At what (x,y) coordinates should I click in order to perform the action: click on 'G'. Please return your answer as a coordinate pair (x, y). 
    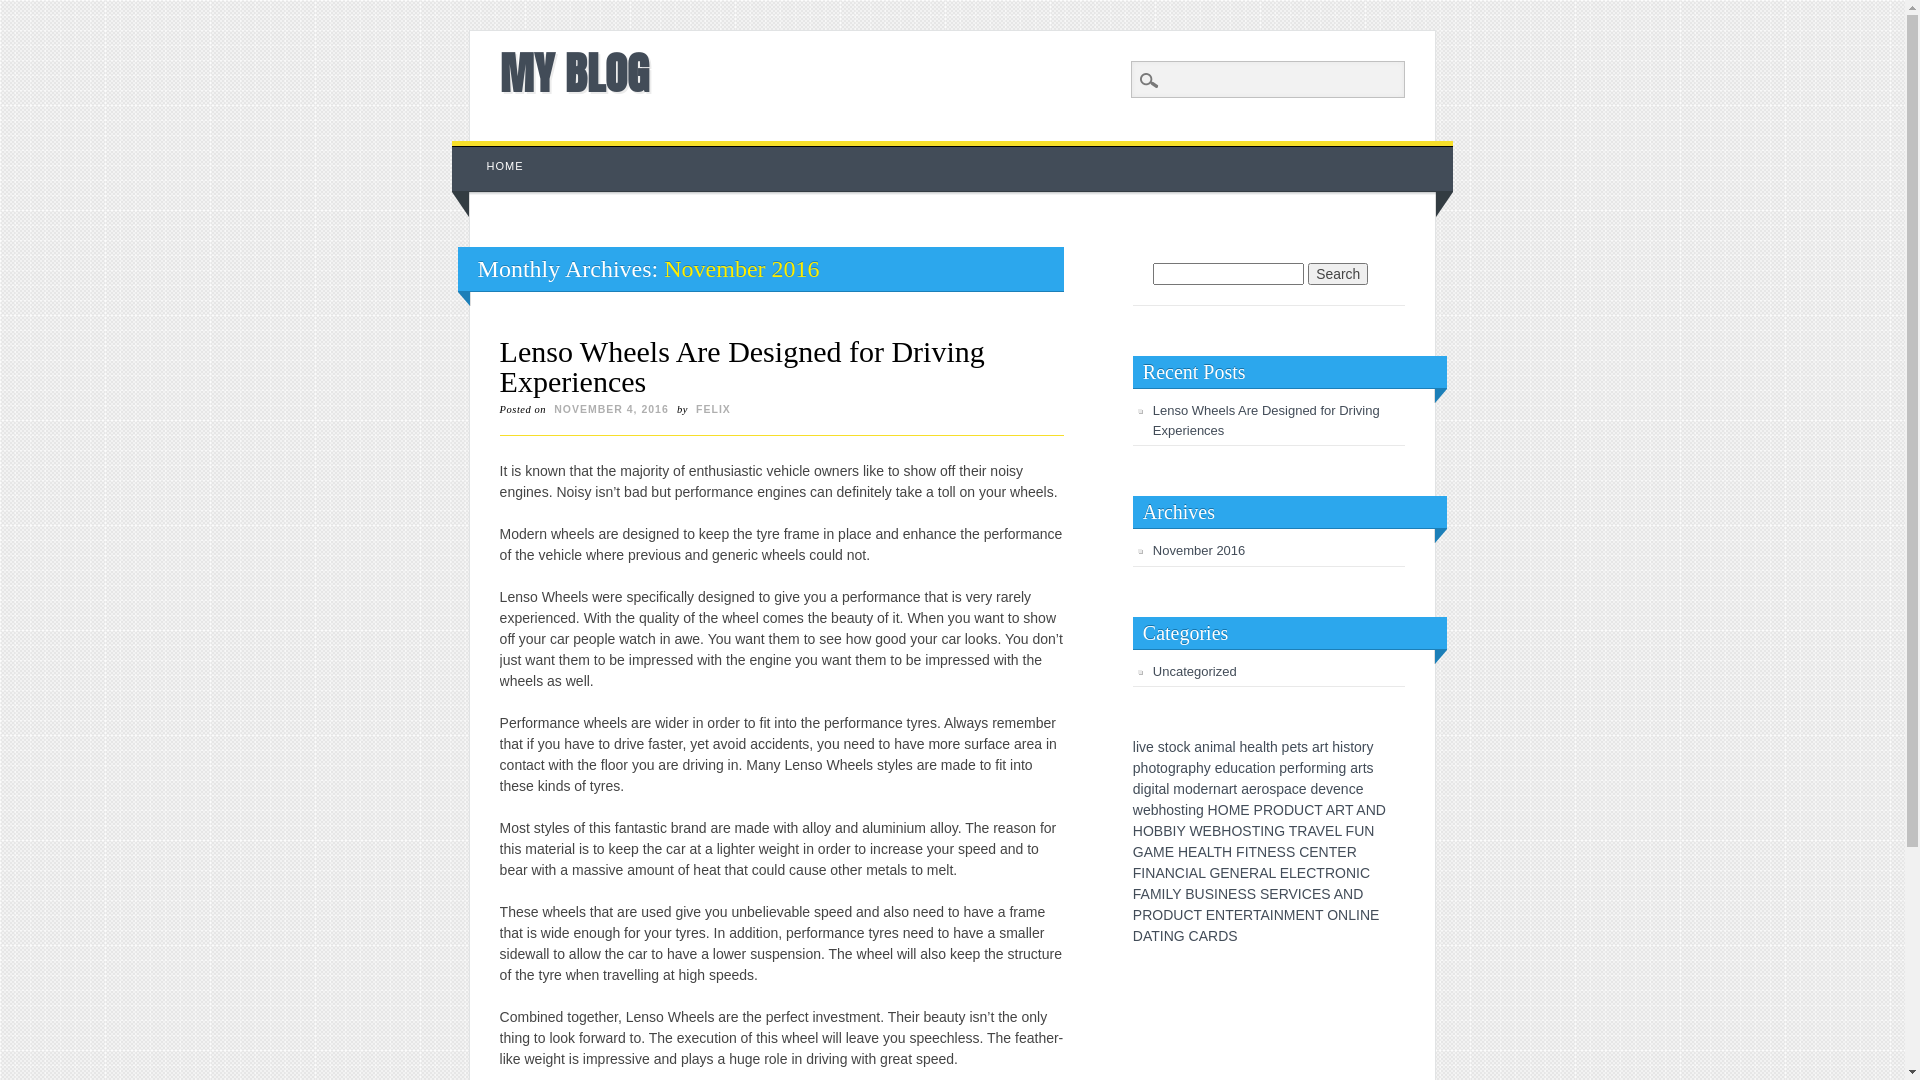
    Looking at the image, I should click on (1208, 871).